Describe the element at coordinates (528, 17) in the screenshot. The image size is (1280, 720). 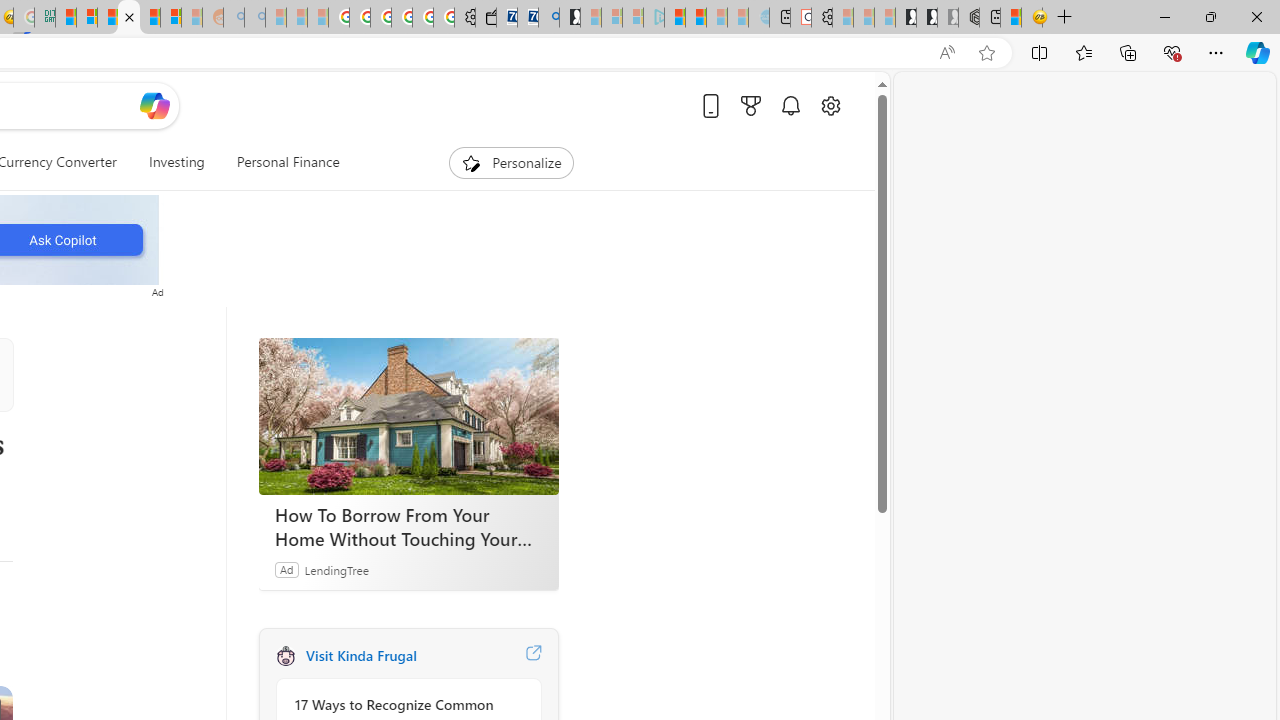
I see `'Cheap Car Rentals - Save70.com'` at that location.